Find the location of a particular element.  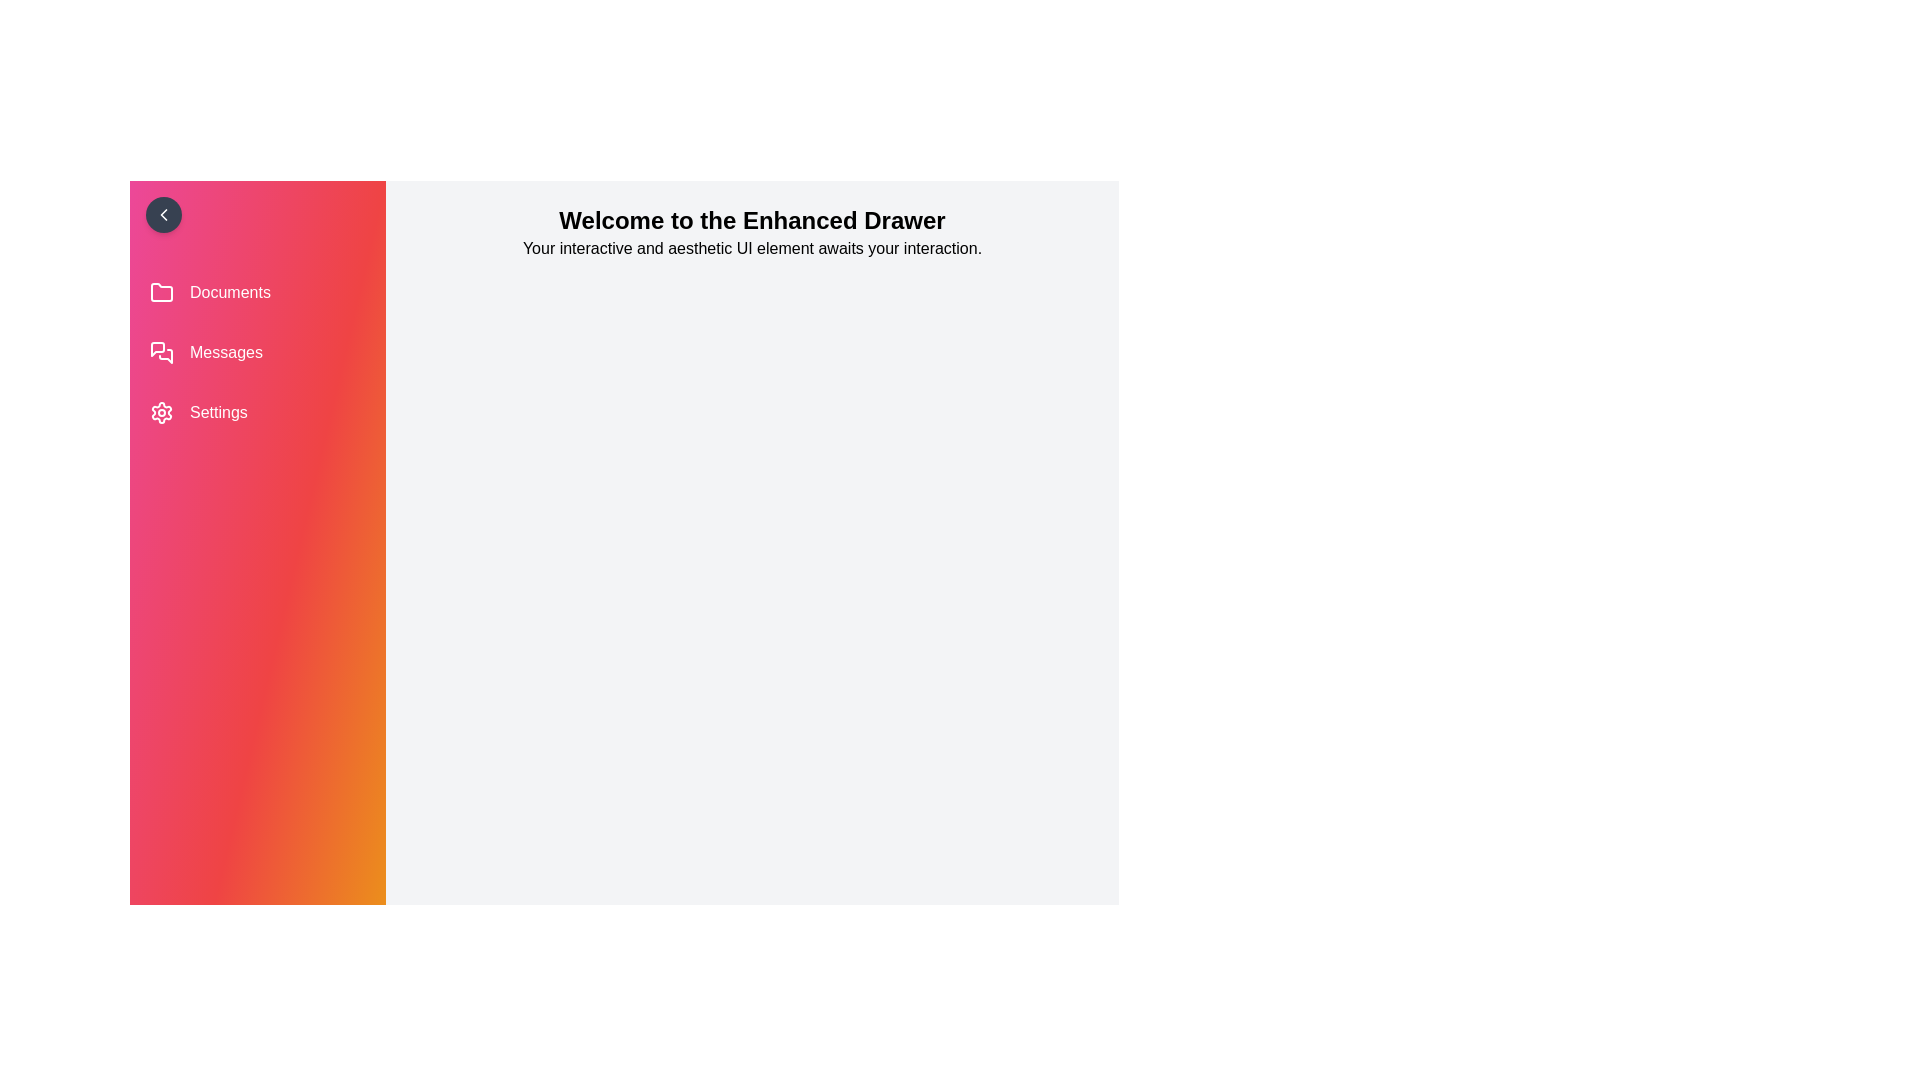

the 'Messages' item in the menu is located at coordinates (257, 352).